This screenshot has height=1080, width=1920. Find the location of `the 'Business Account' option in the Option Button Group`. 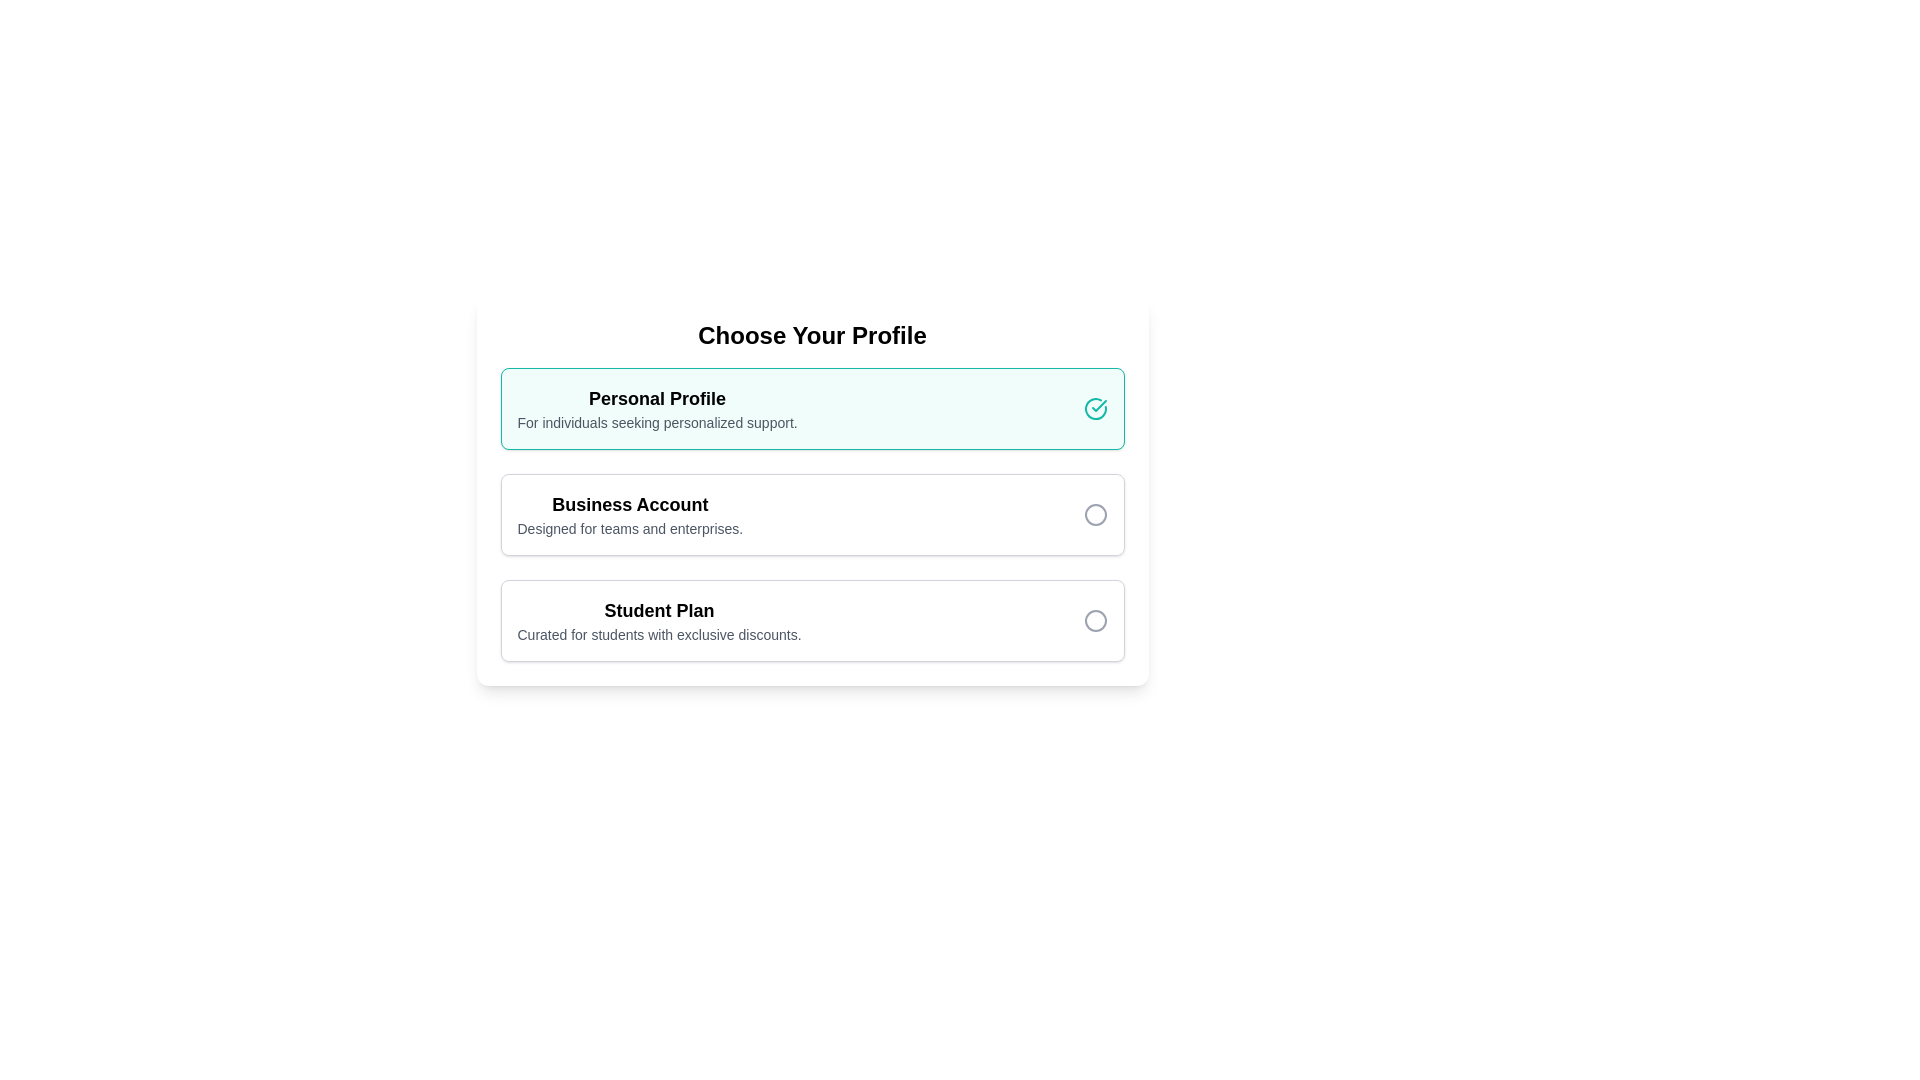

the 'Business Account' option in the Option Button Group is located at coordinates (812, 490).